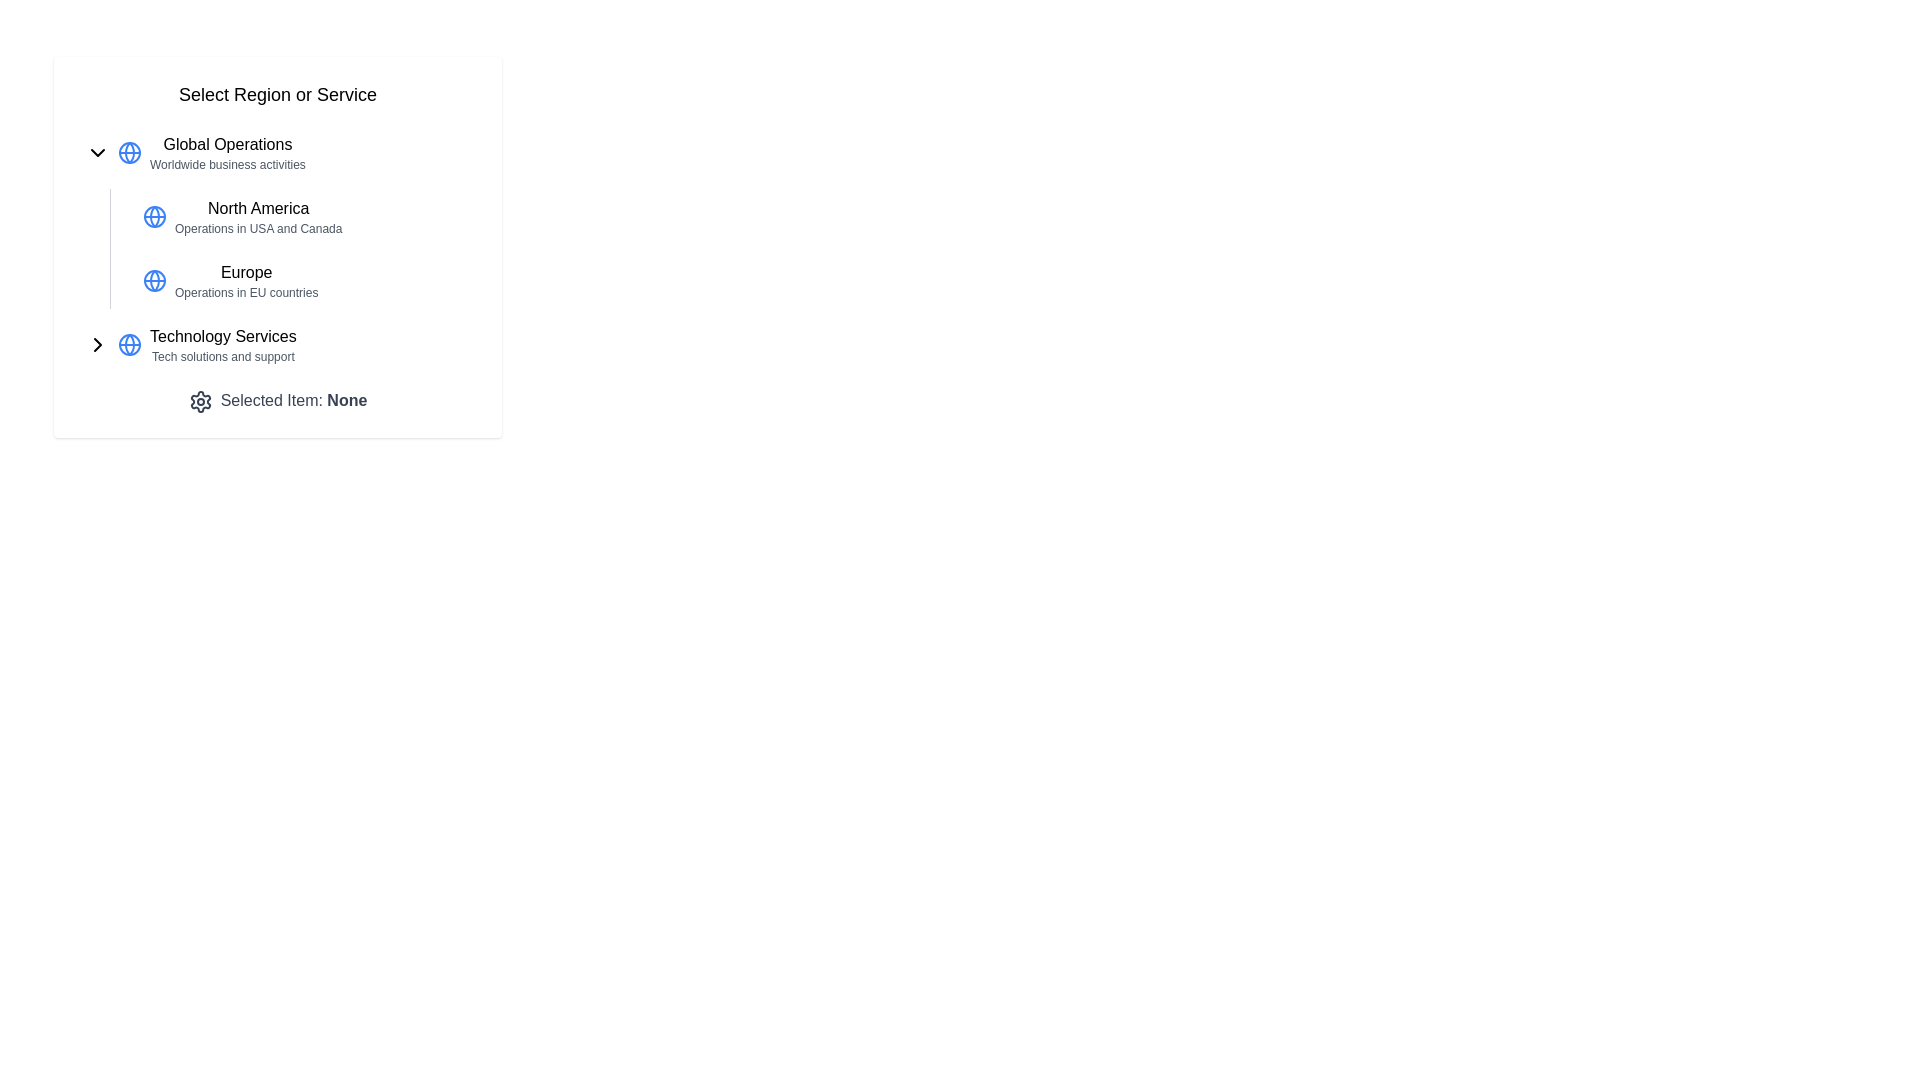  Describe the element at coordinates (96, 343) in the screenshot. I see `the chevron icon next to the globe icon under the 'Technology Services' section` at that location.